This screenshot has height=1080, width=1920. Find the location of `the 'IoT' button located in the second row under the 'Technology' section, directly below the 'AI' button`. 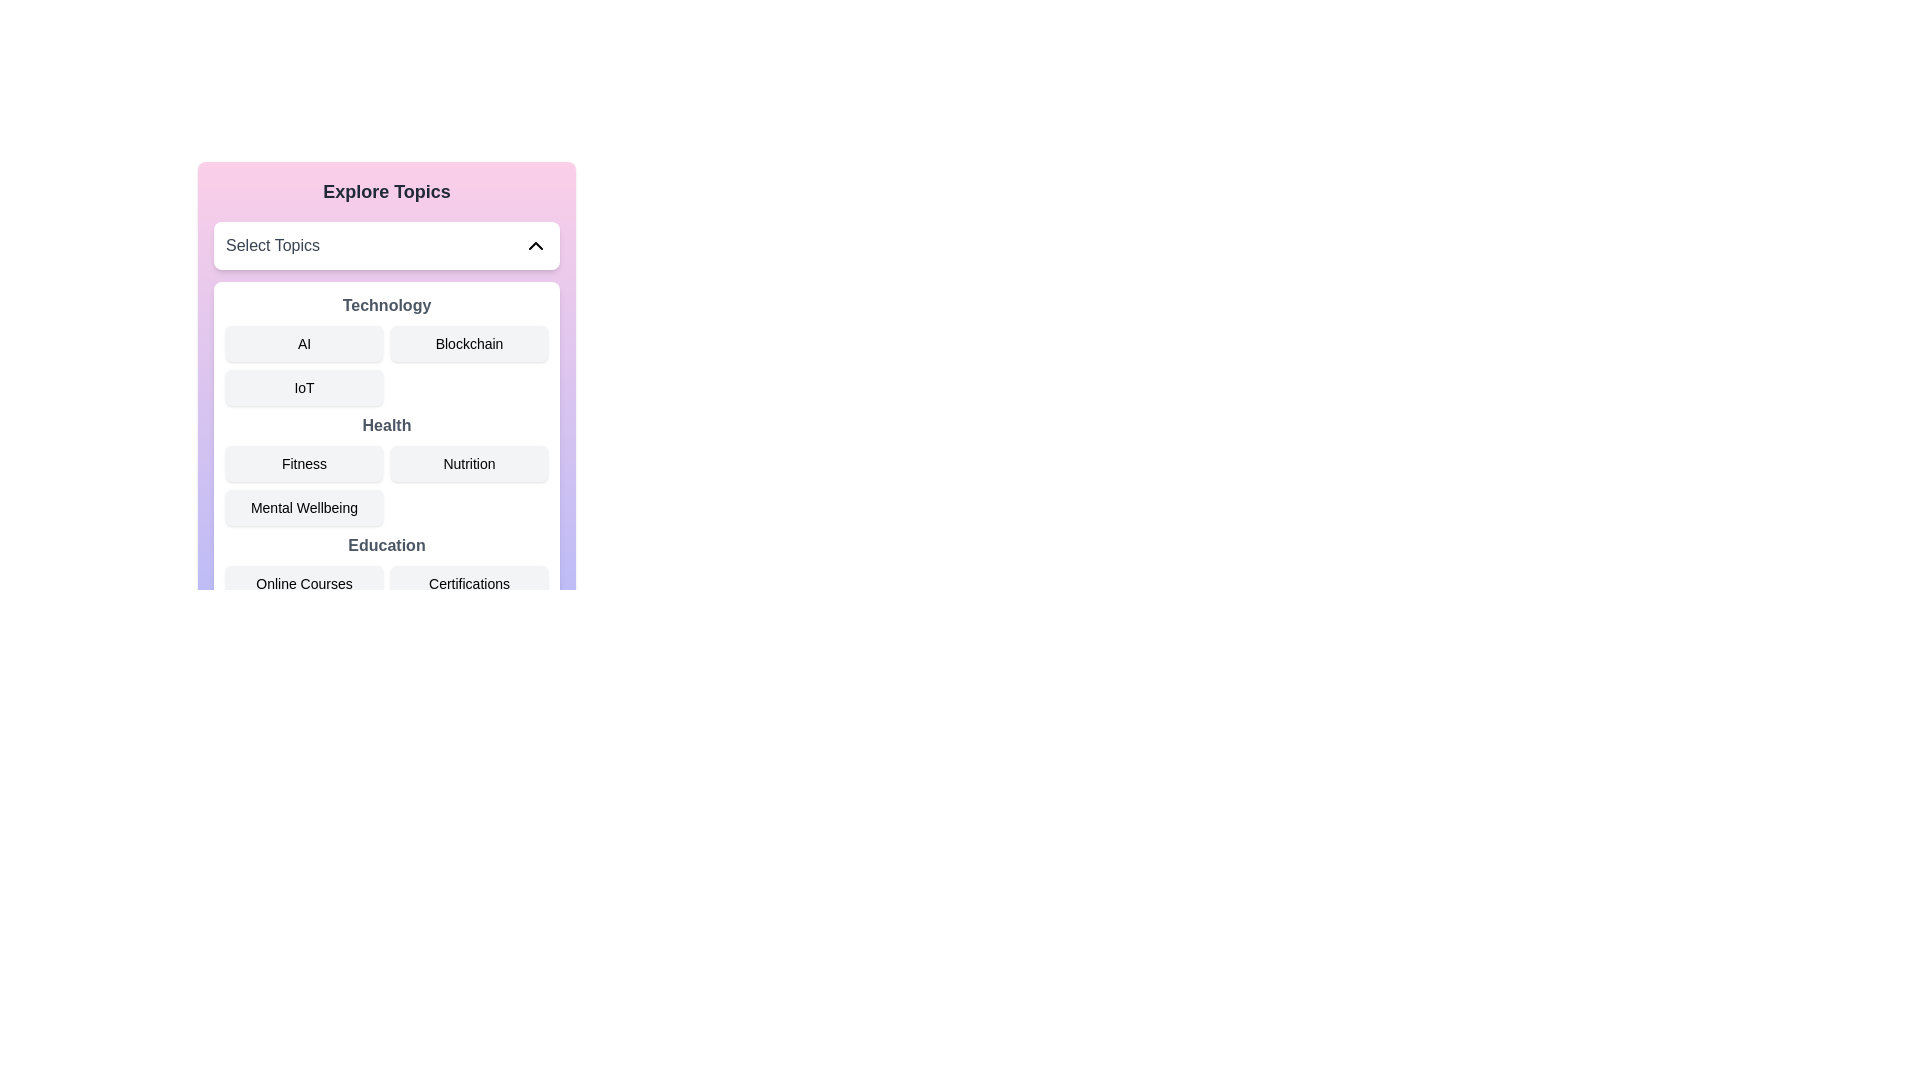

the 'IoT' button located in the second row under the 'Technology' section, directly below the 'AI' button is located at coordinates (387, 363).